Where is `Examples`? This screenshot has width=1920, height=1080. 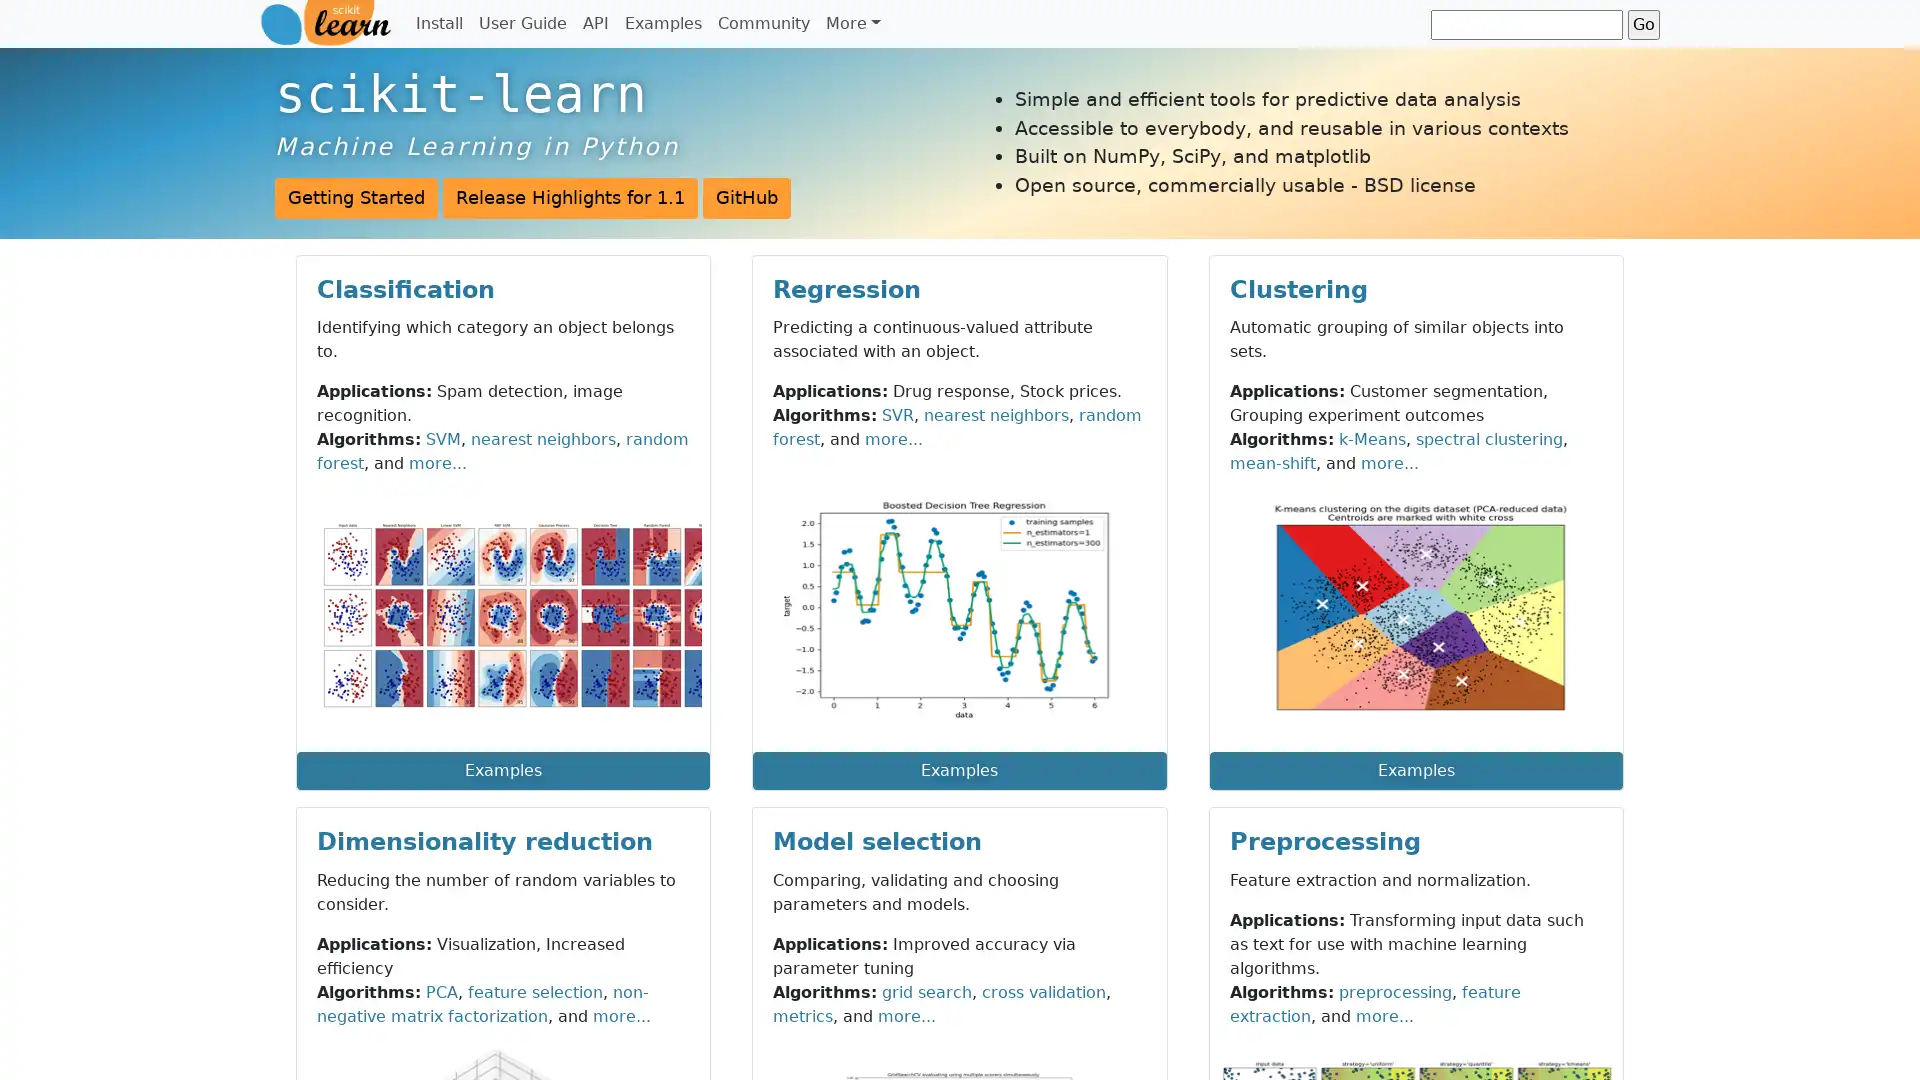 Examples is located at coordinates (958, 770).